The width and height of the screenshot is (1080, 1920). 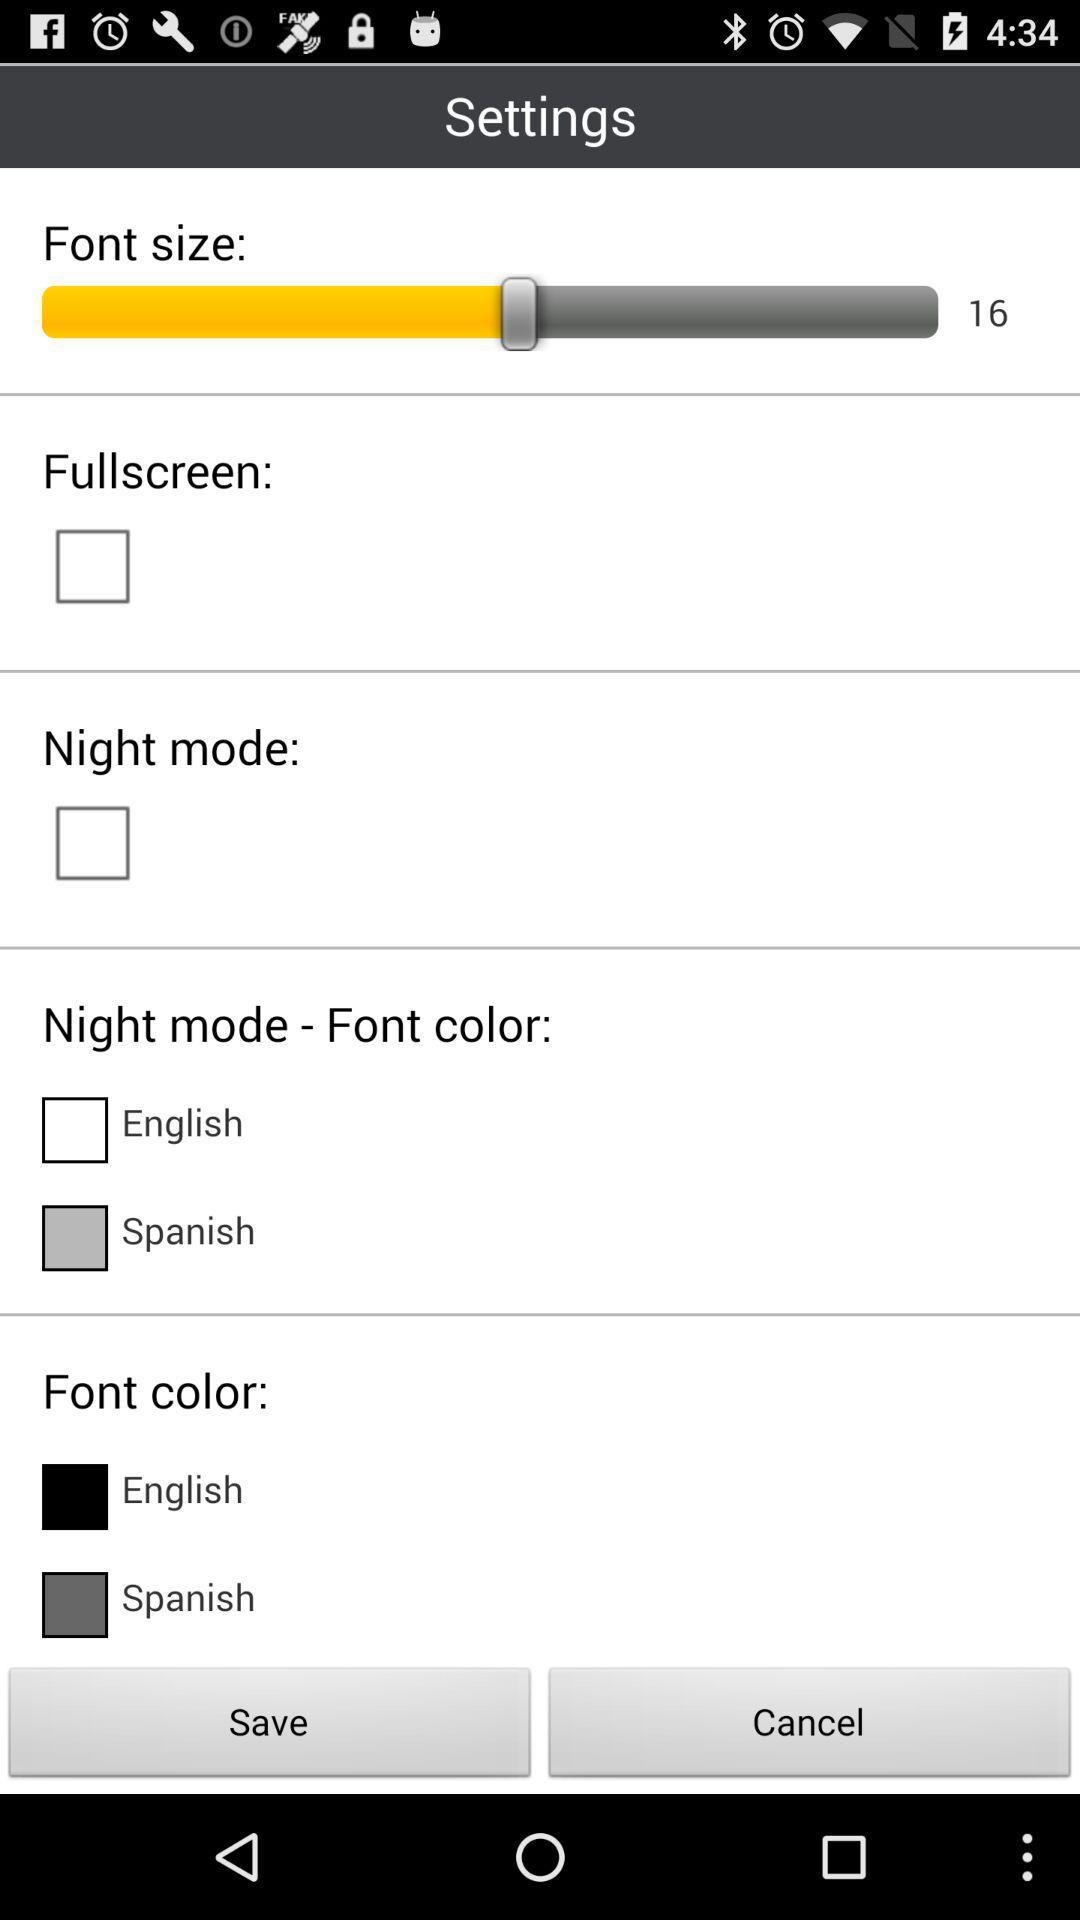 I want to click on item at the bottom right corner, so click(x=810, y=1727).